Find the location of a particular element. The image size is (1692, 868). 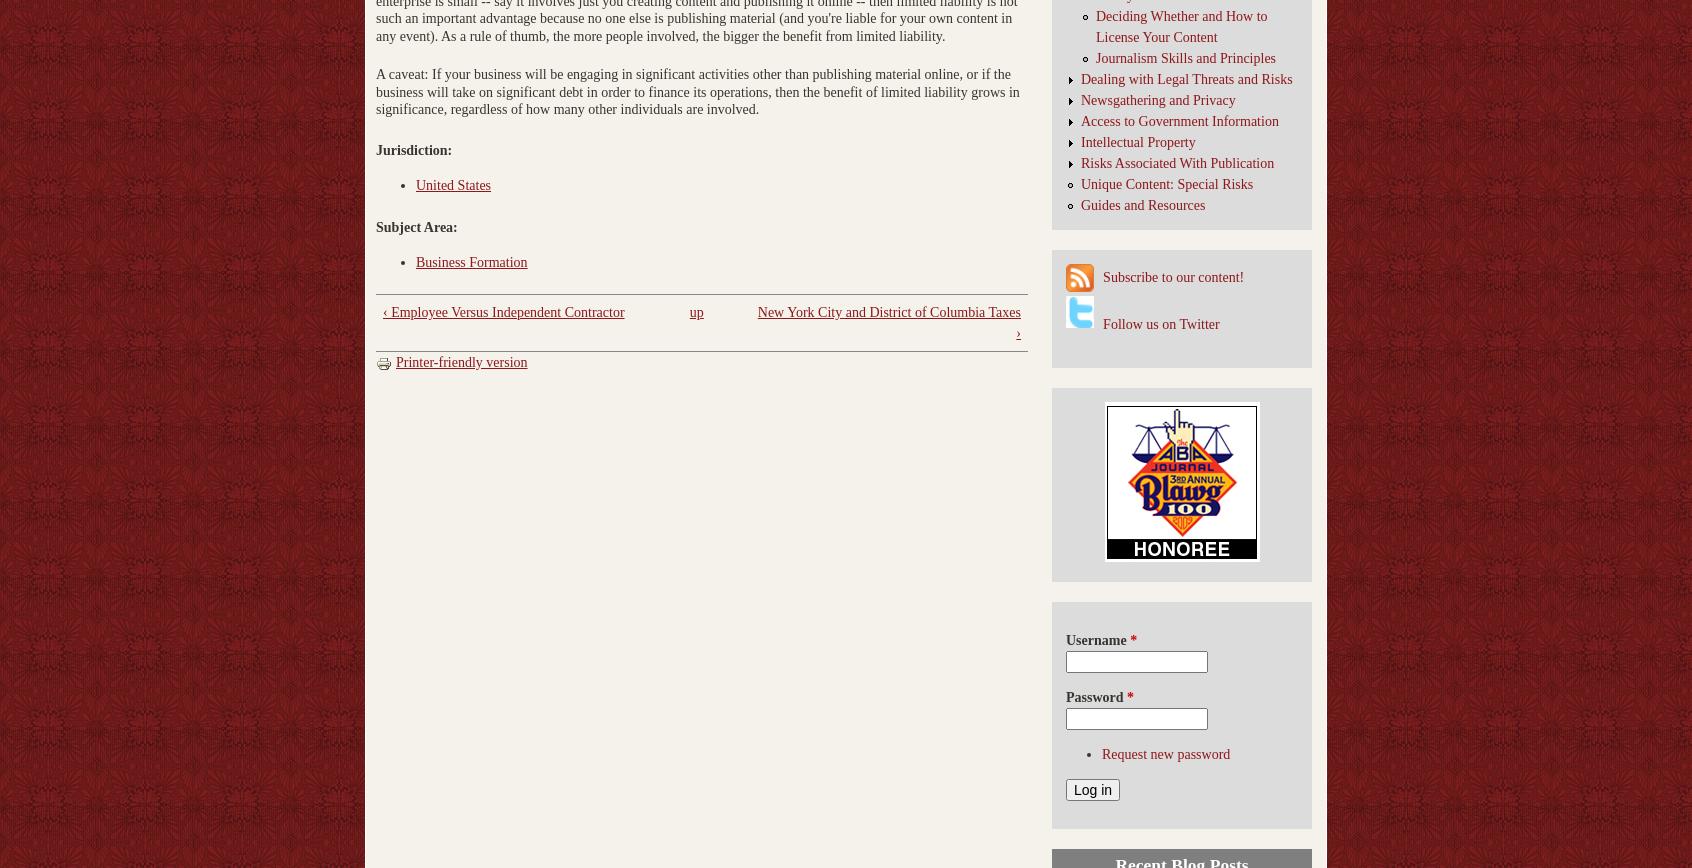

'Business Formation' is located at coordinates (470, 261).